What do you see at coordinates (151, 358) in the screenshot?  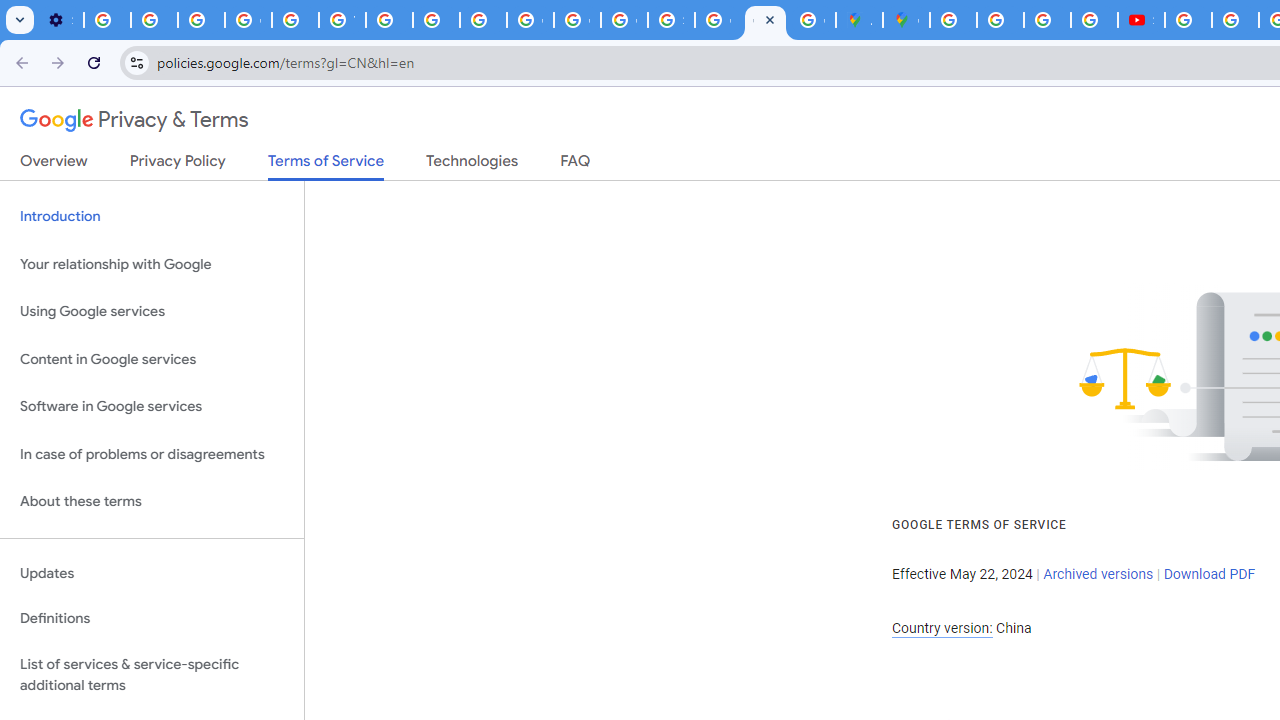 I see `'Content in Google services'` at bounding box center [151, 358].